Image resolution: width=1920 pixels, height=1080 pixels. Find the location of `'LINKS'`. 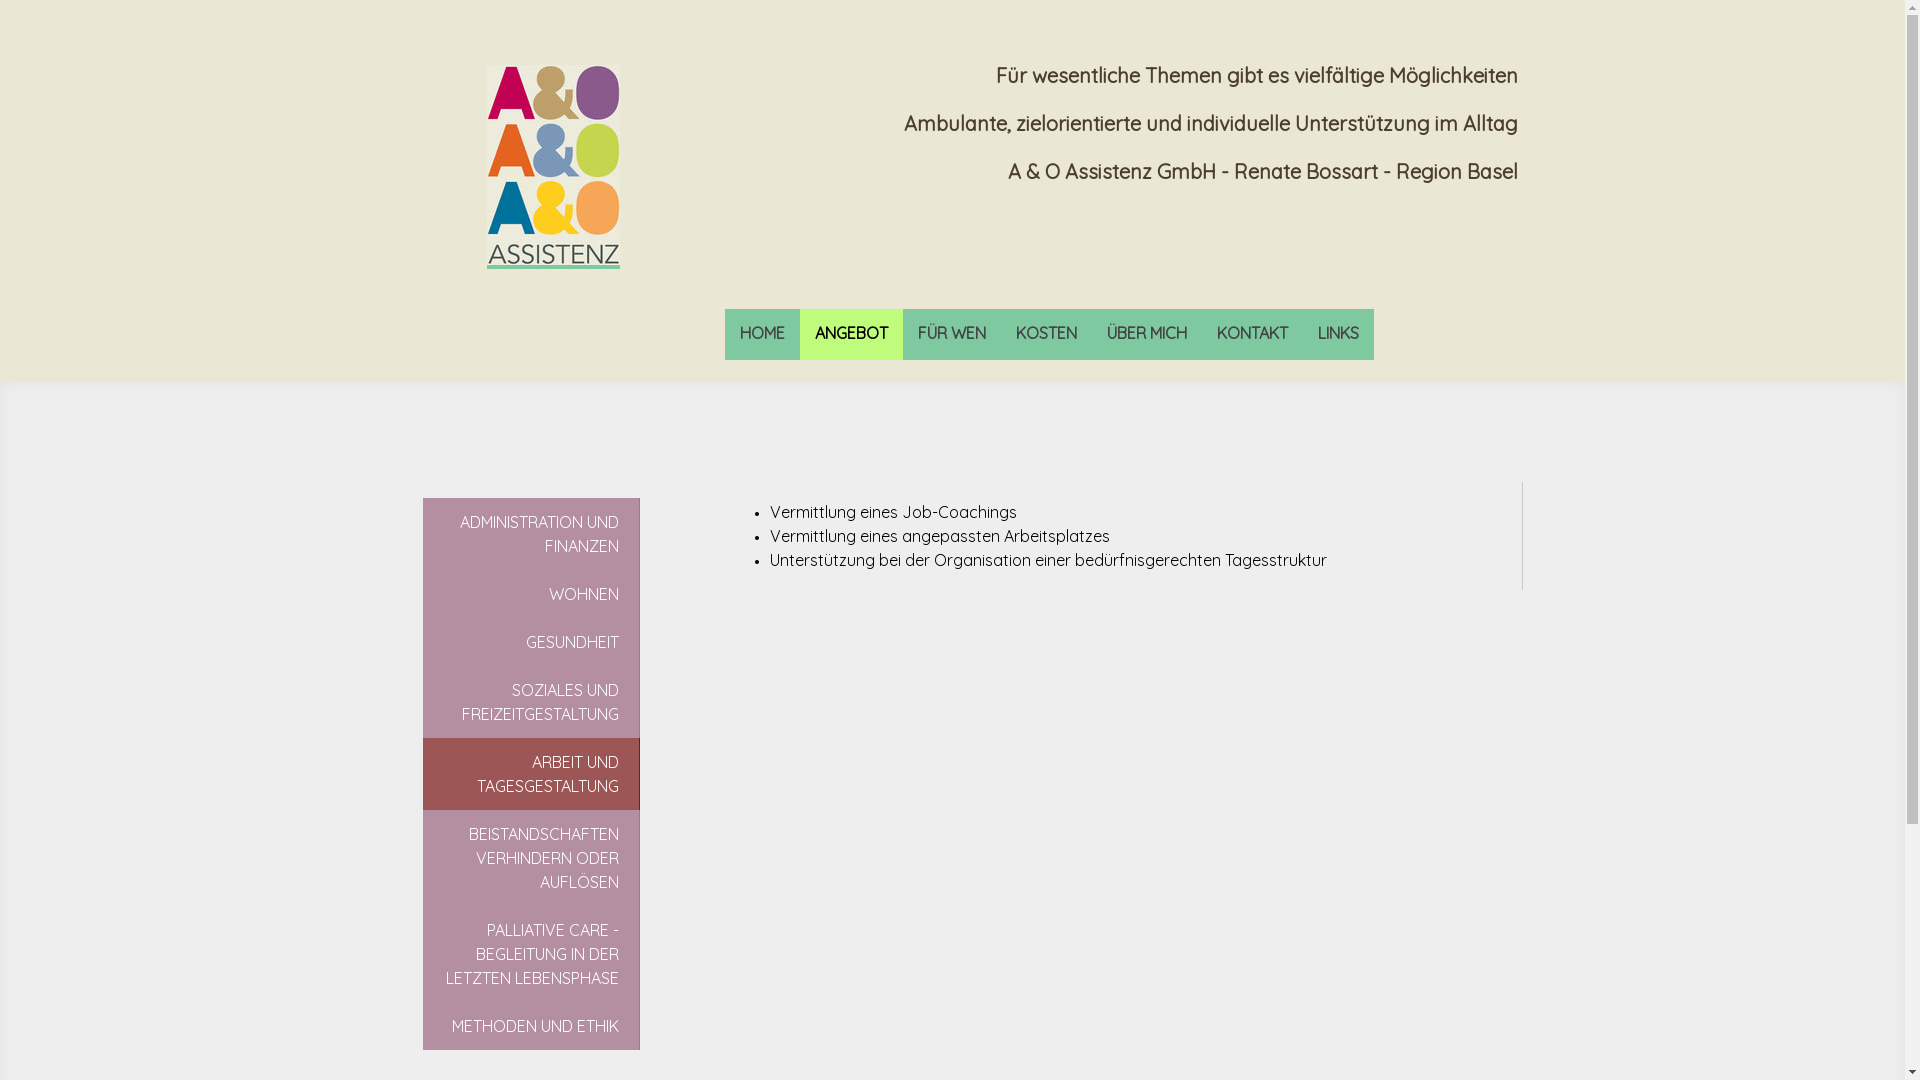

'LINKS' is located at coordinates (1337, 333).